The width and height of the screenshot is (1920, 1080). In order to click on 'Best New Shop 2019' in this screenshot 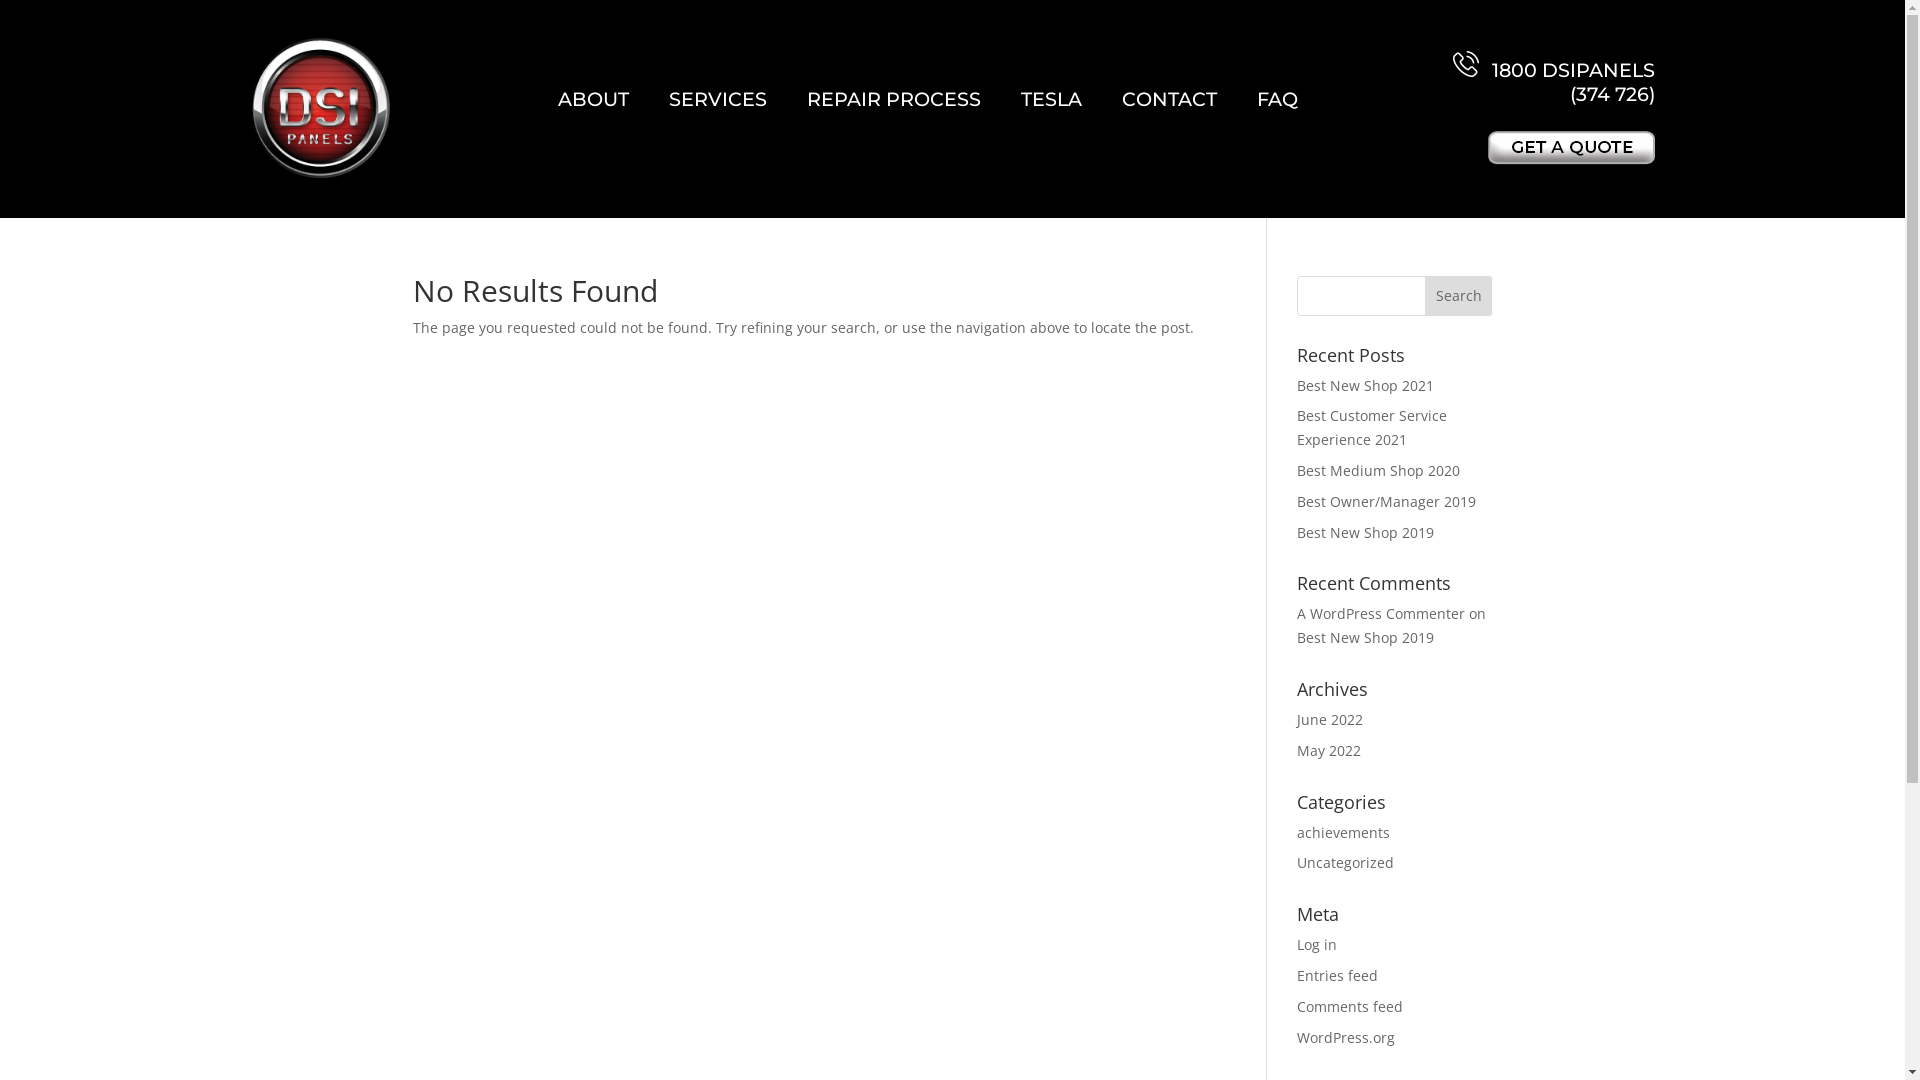, I will do `click(1364, 531)`.